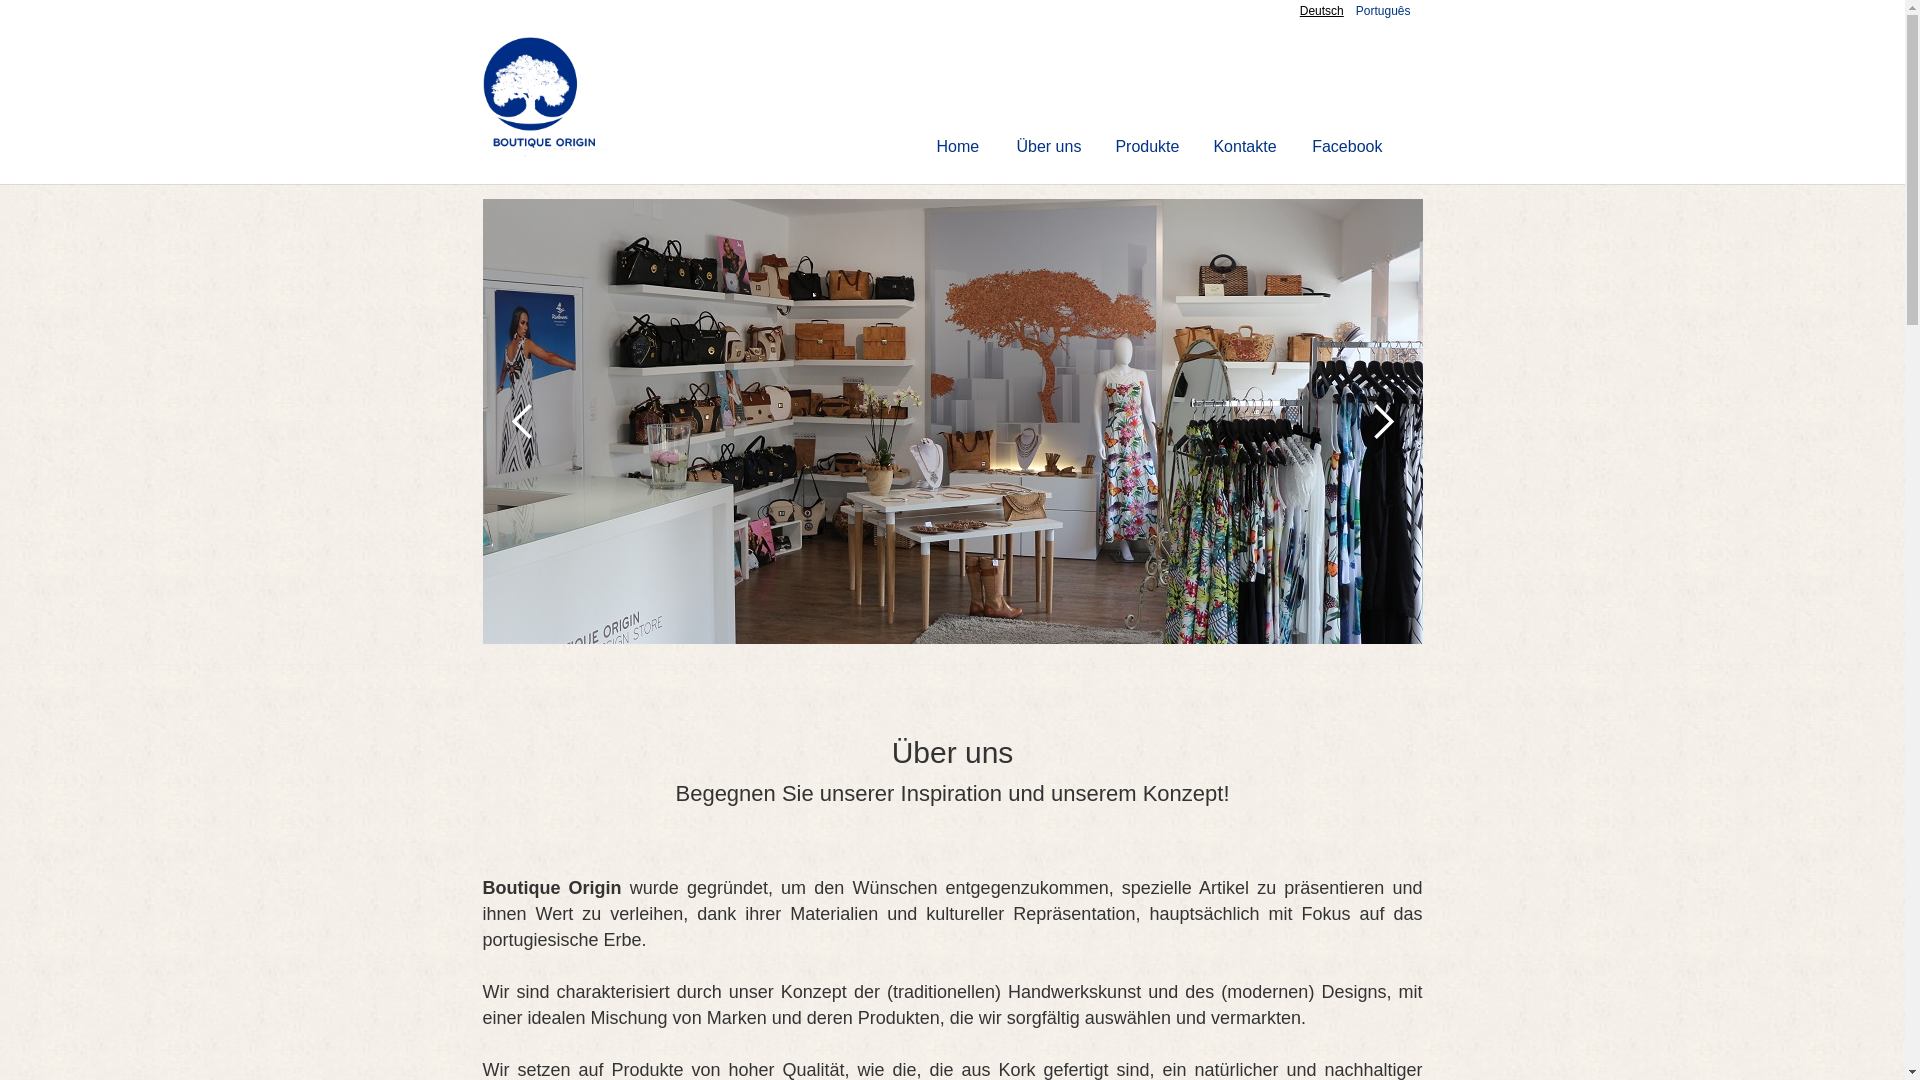 This screenshot has width=1920, height=1080. I want to click on 'Home', so click(957, 145).